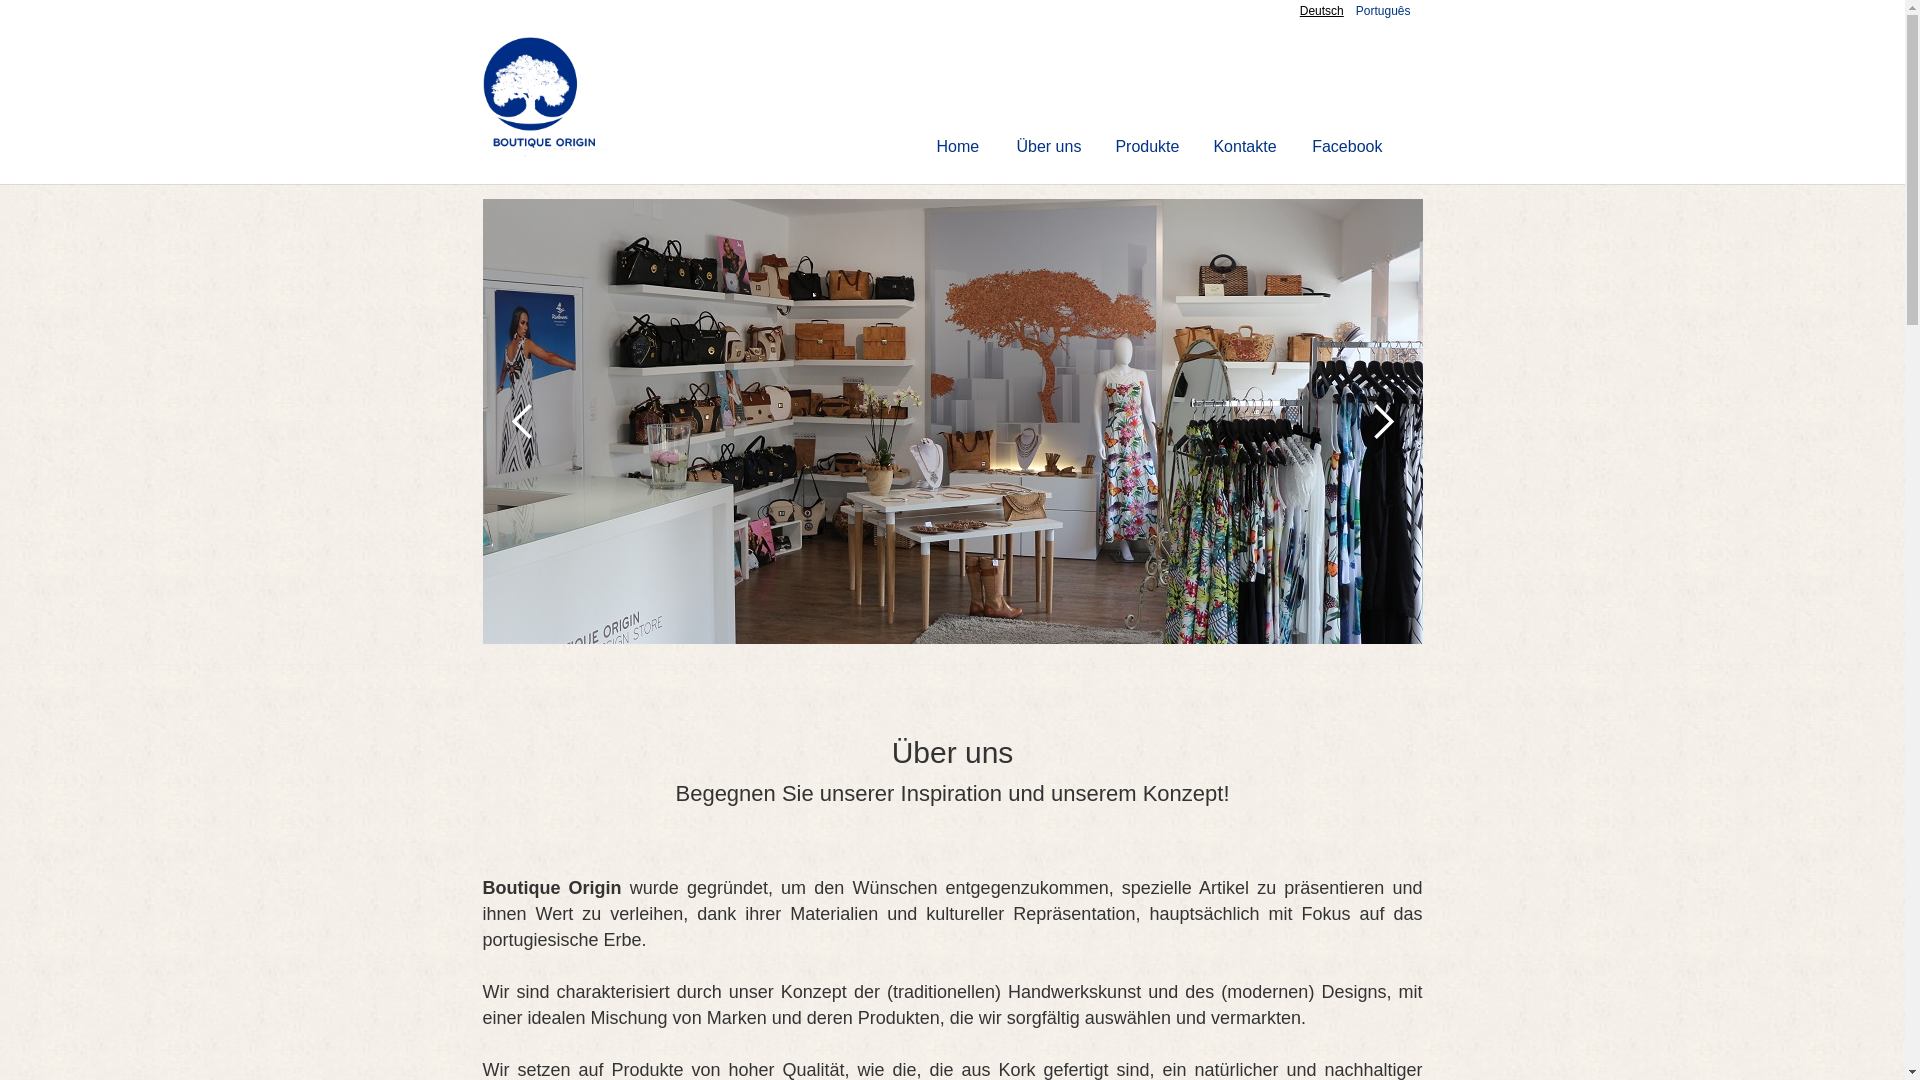 This screenshot has width=1920, height=1080. I want to click on 'Home', so click(957, 145).